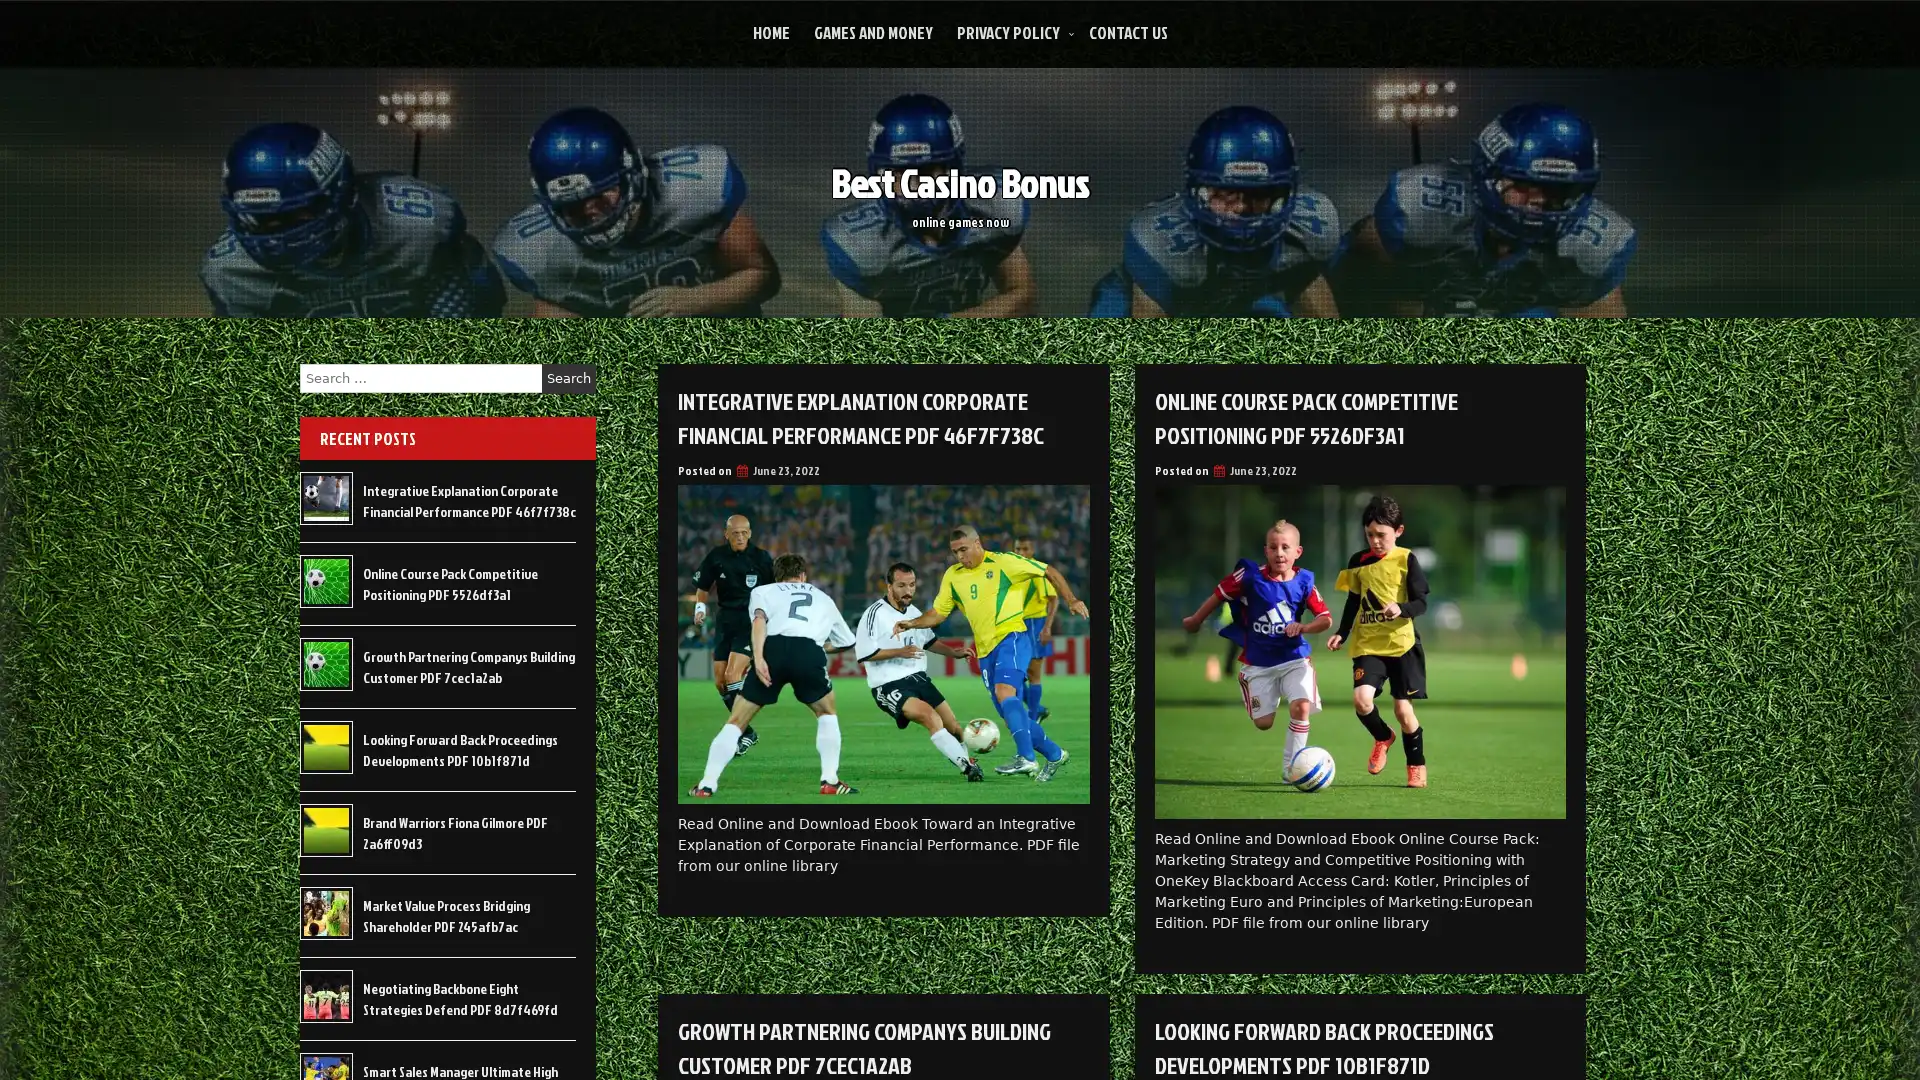 The image size is (1920, 1080). I want to click on Search, so click(568, 378).